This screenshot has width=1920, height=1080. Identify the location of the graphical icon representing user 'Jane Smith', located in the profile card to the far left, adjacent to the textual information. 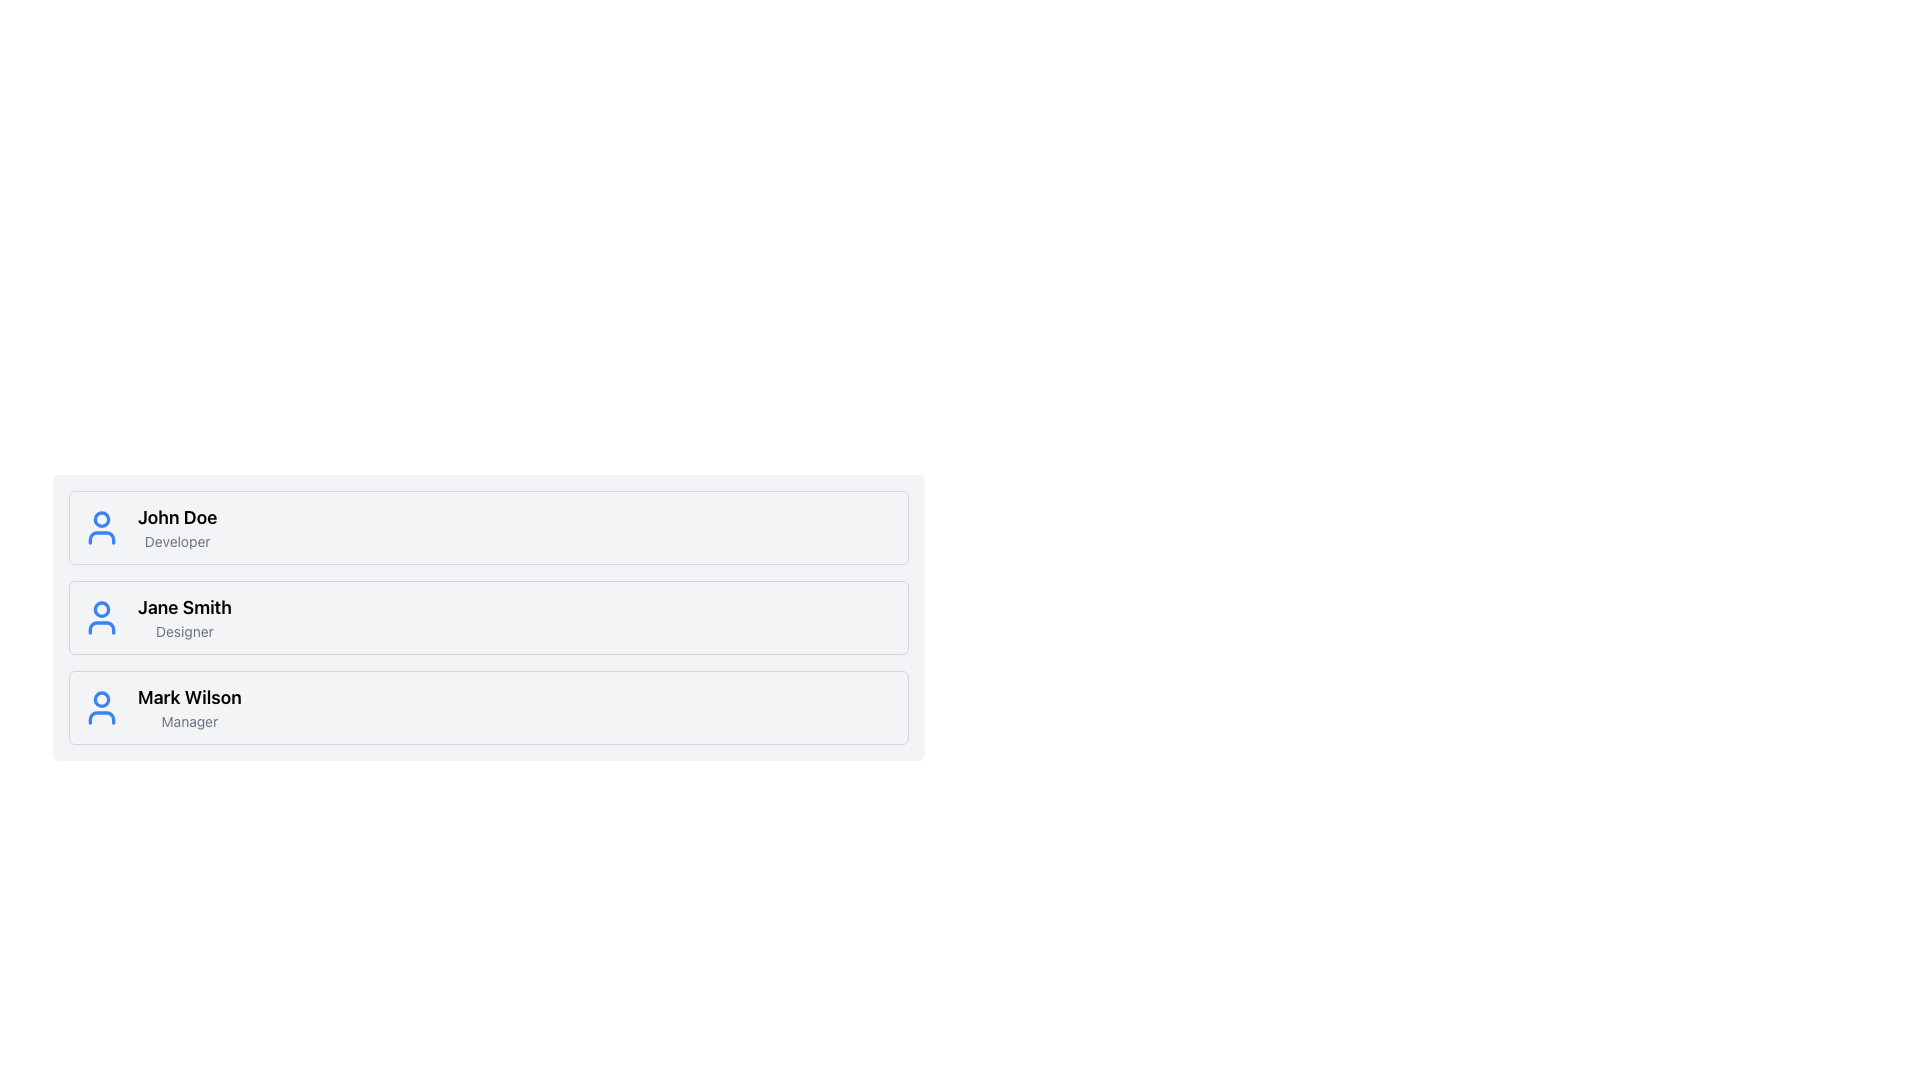
(100, 616).